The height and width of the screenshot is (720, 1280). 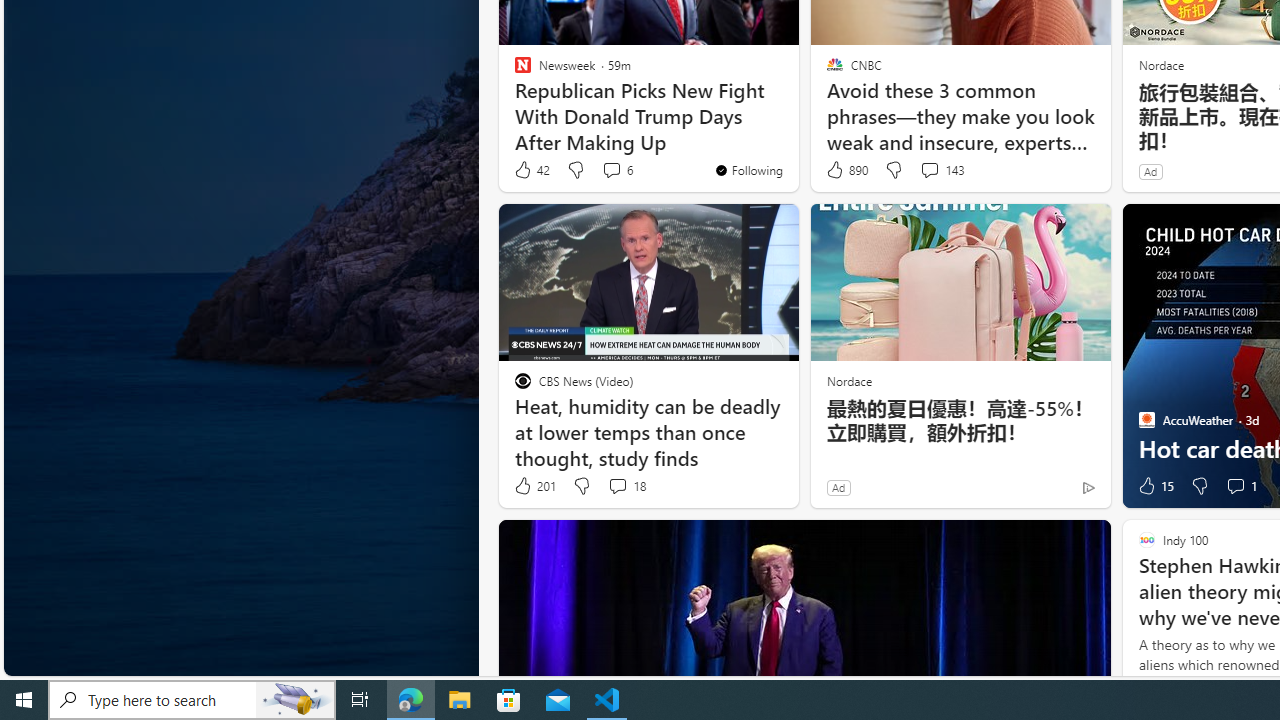 I want to click on '42 Like', so click(x=531, y=169).